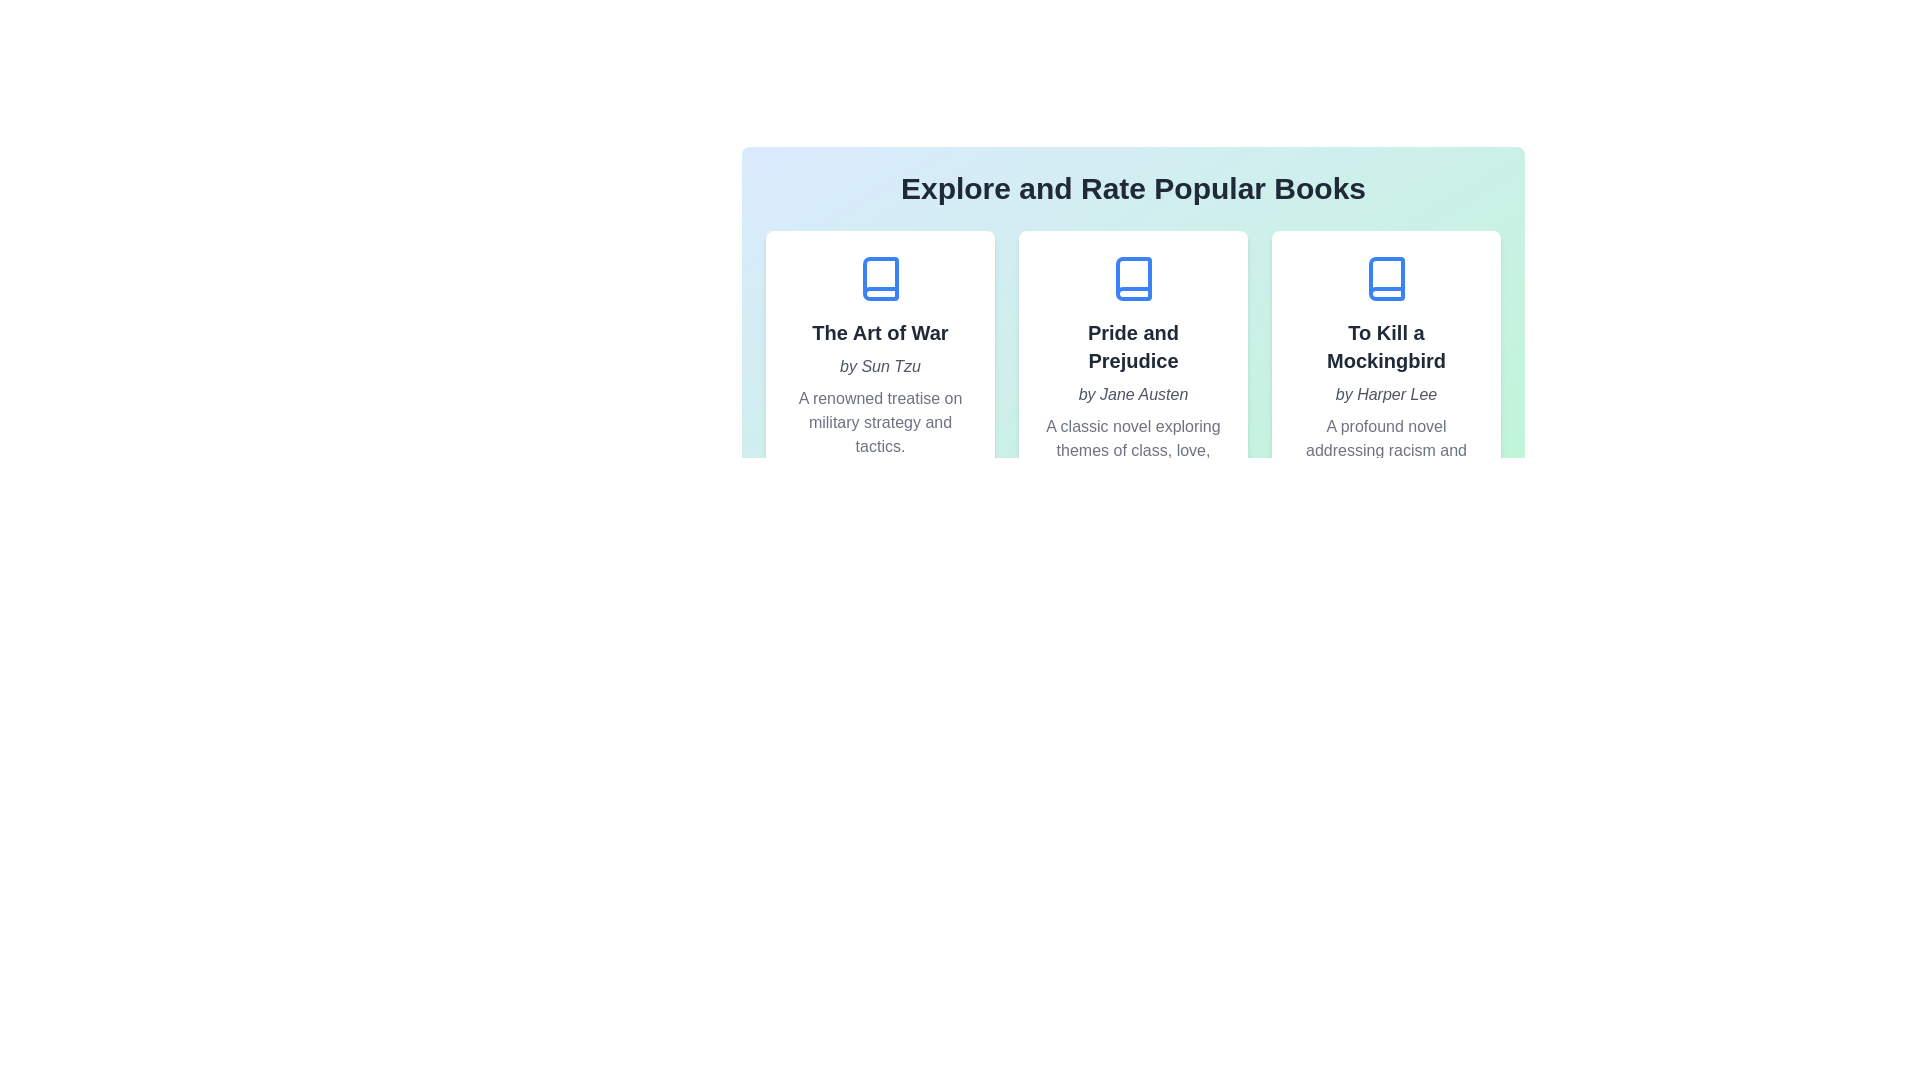  What do you see at coordinates (1385, 278) in the screenshot?
I see `the book icon for the book titled 'To Kill a Mockingbird' to indicate interest` at bounding box center [1385, 278].